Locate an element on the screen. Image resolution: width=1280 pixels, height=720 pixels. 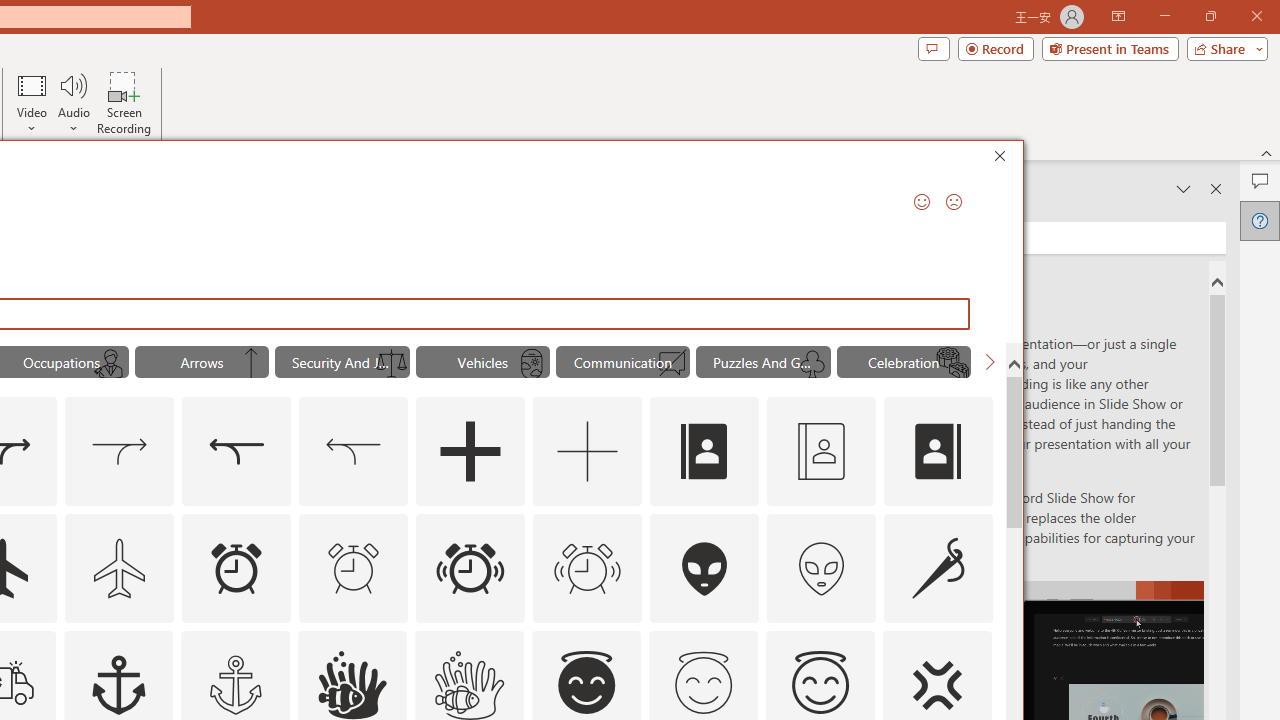
'AutomationID: Icons_AlienFace' is located at coordinates (705, 568).